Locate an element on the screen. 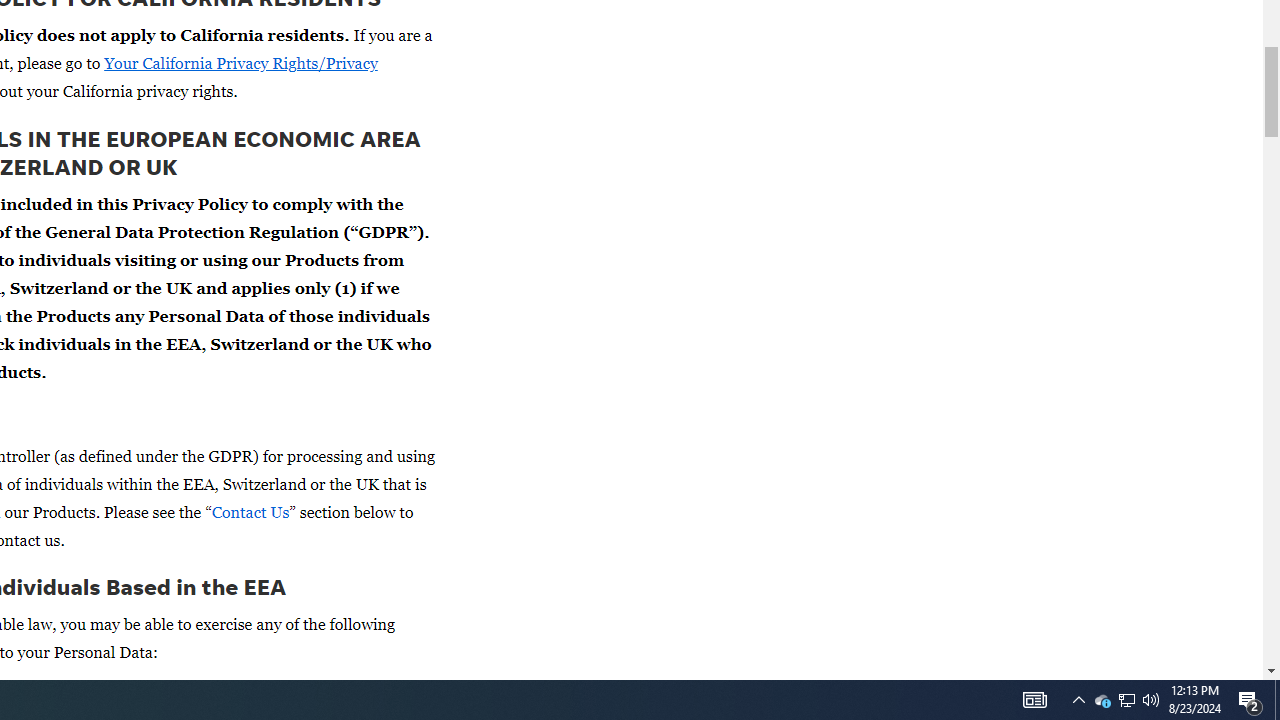  'Contact Us' is located at coordinates (249, 510).